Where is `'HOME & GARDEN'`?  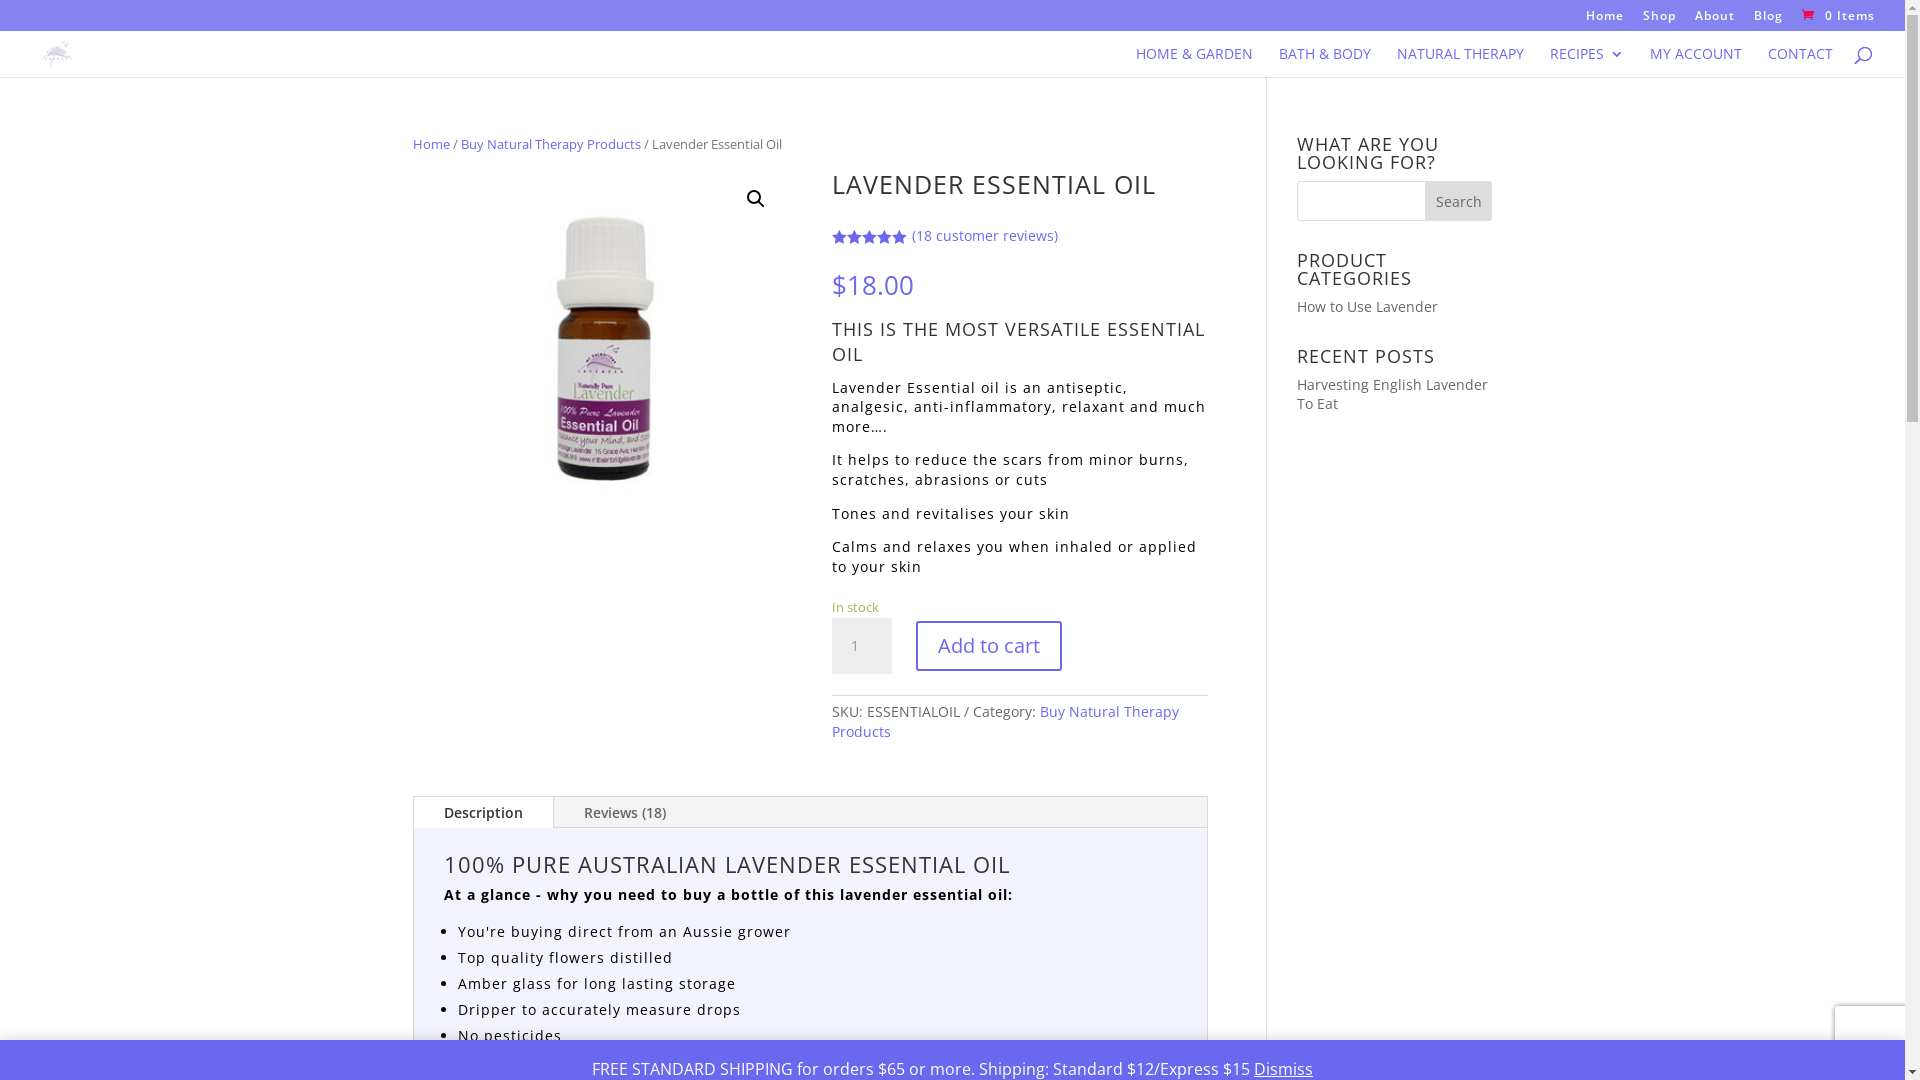 'HOME & GARDEN' is located at coordinates (1194, 60).